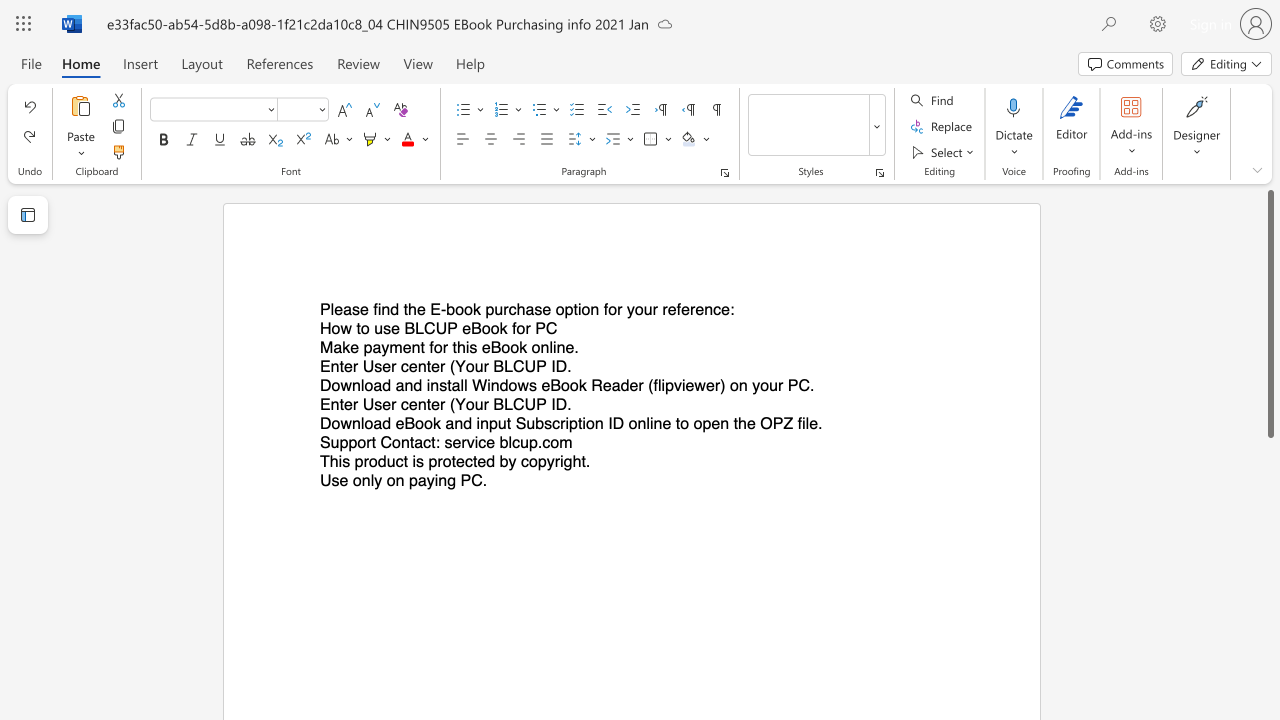 This screenshot has width=1280, height=720. What do you see at coordinates (1269, 598) in the screenshot?
I see `the vertical scrollbar to lower the page content` at bounding box center [1269, 598].